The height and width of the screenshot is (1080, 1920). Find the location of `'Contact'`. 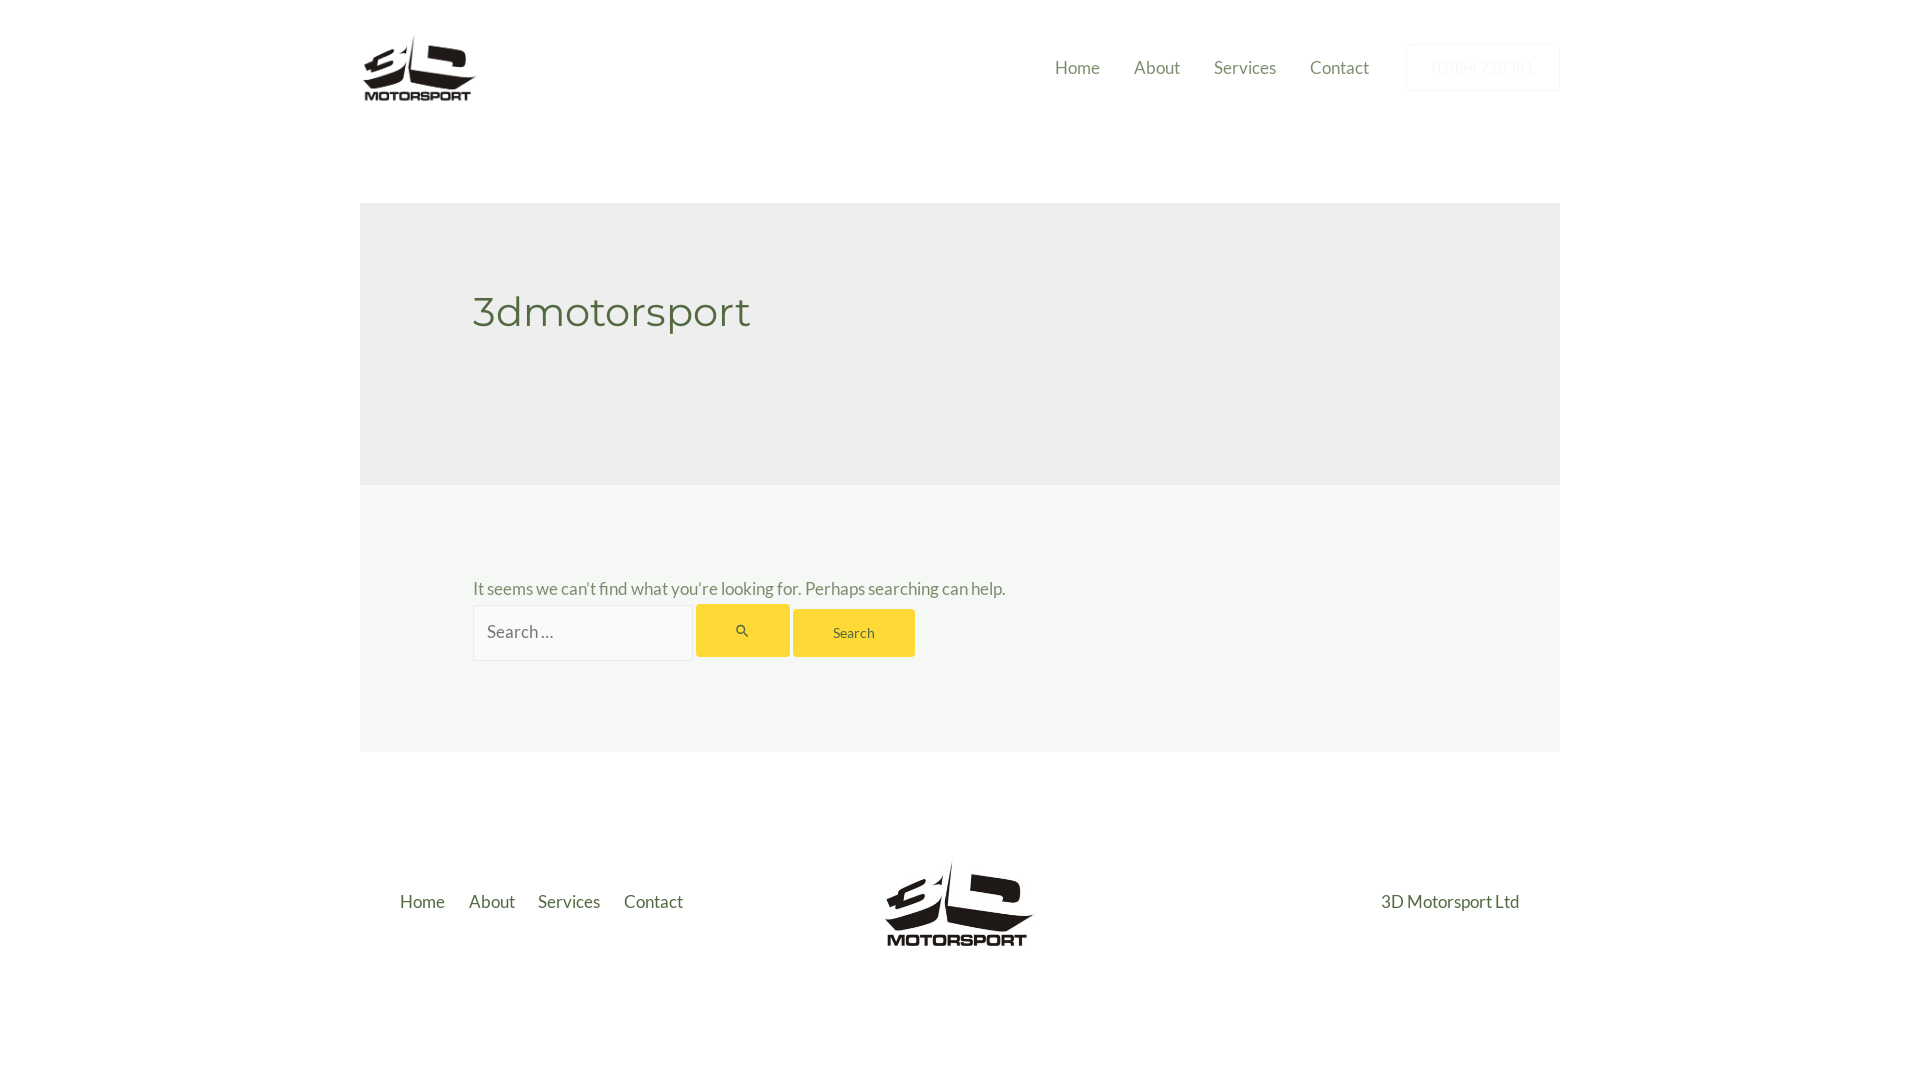

'Contact' is located at coordinates (656, 902).